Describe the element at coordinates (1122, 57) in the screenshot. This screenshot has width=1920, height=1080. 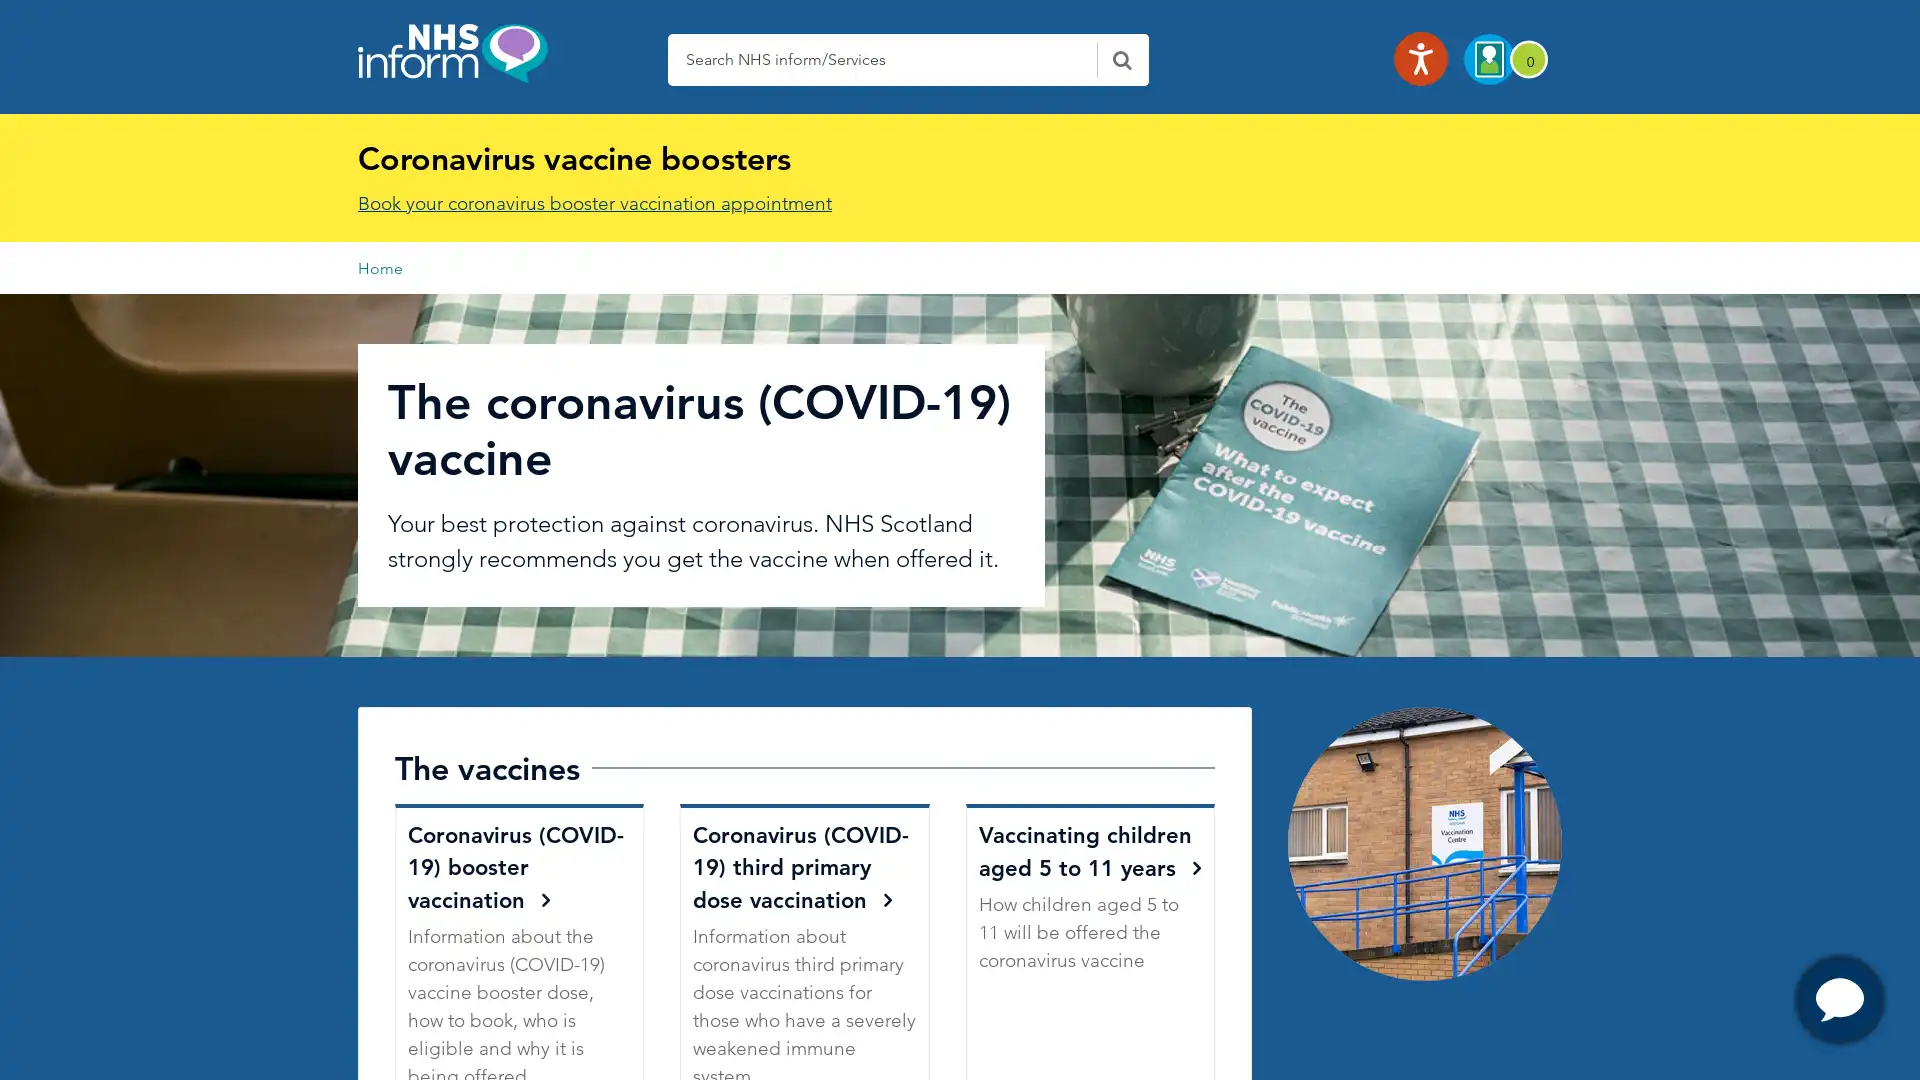
I see `Search NHS Inform - Click here to submit this form` at that location.